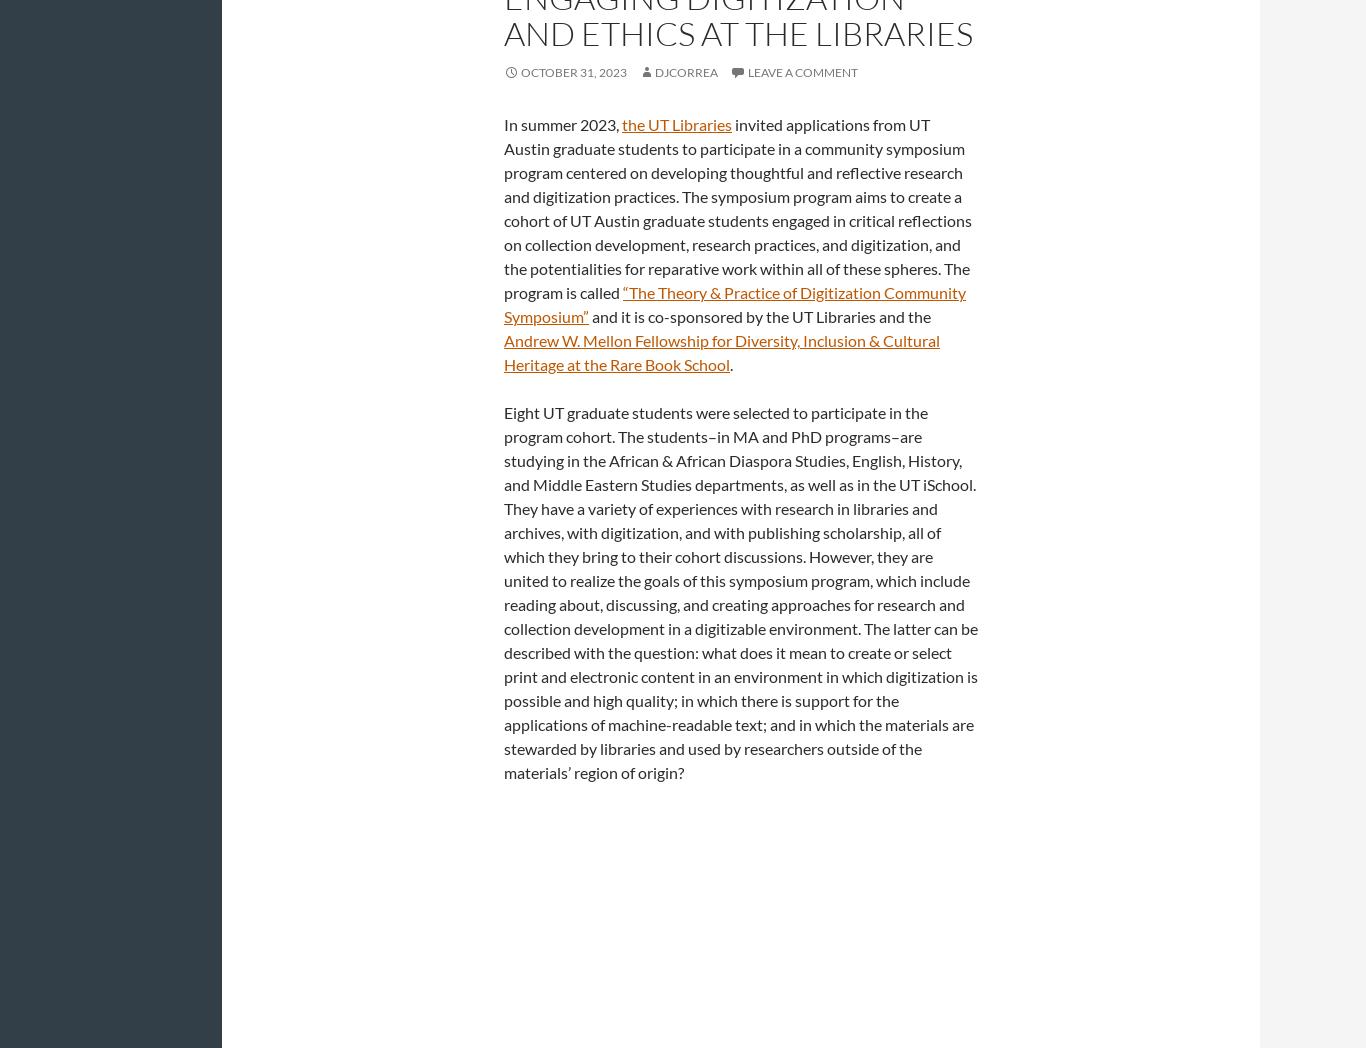  I want to click on 'and it is co-sponsored by the UT Libraries and the', so click(760, 316).